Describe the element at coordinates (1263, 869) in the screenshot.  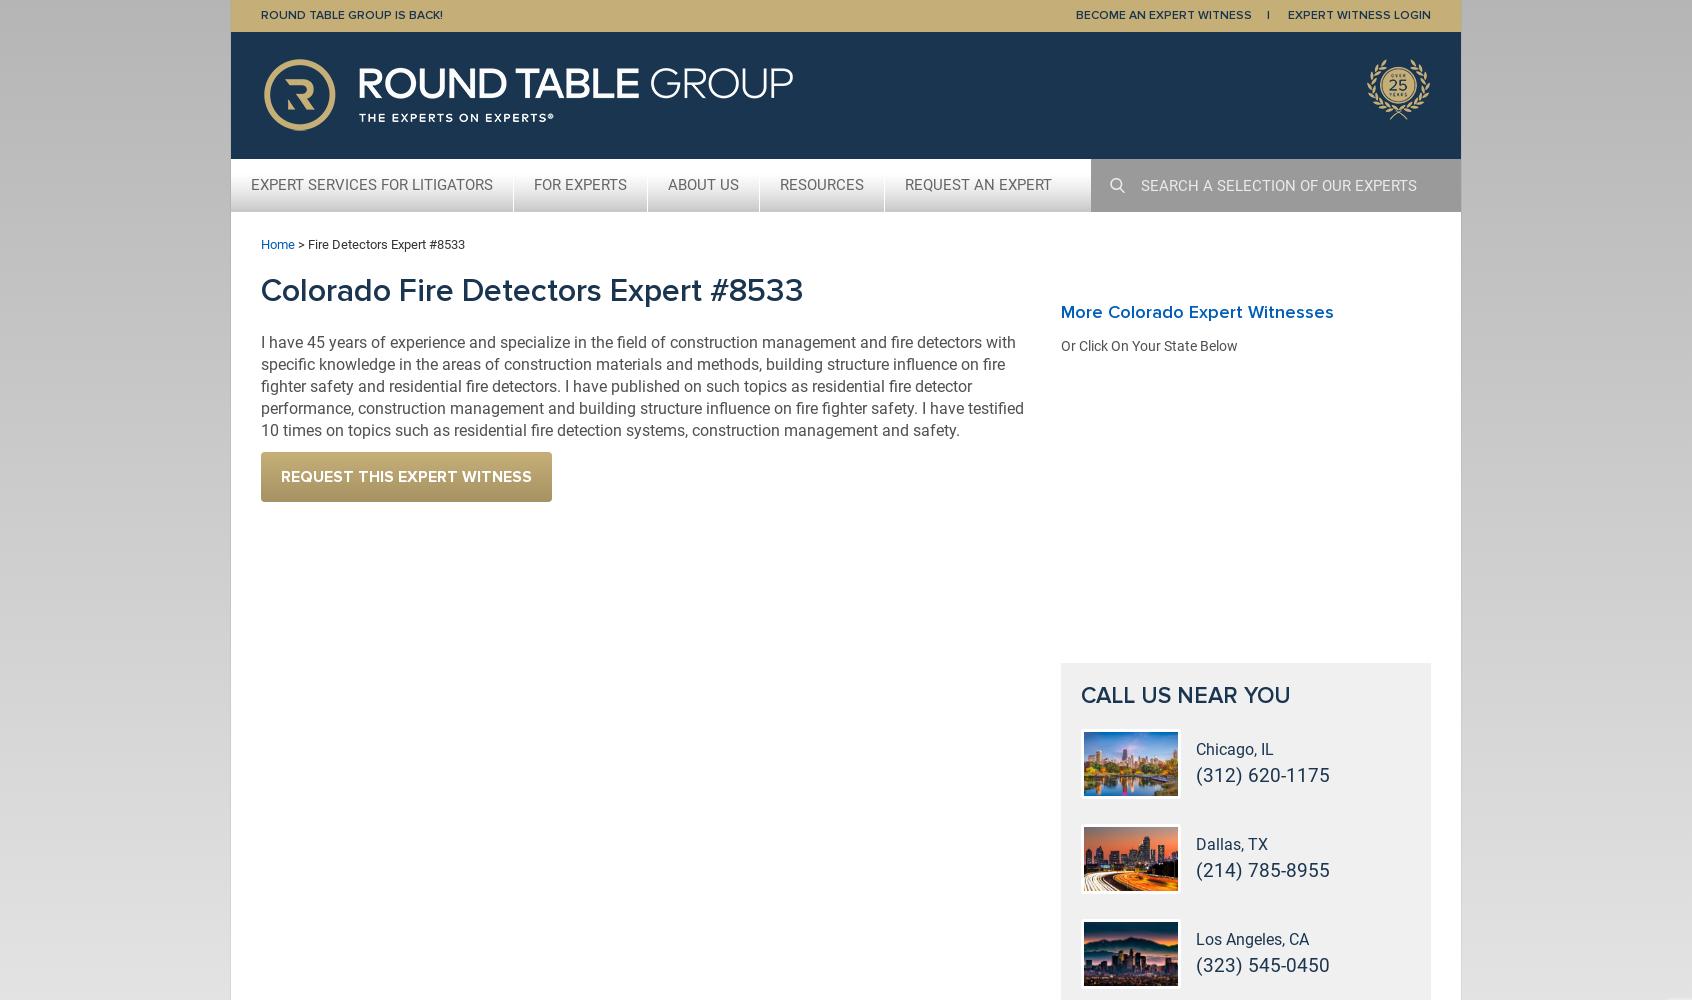
I see `'(214) 785-8955'` at that location.